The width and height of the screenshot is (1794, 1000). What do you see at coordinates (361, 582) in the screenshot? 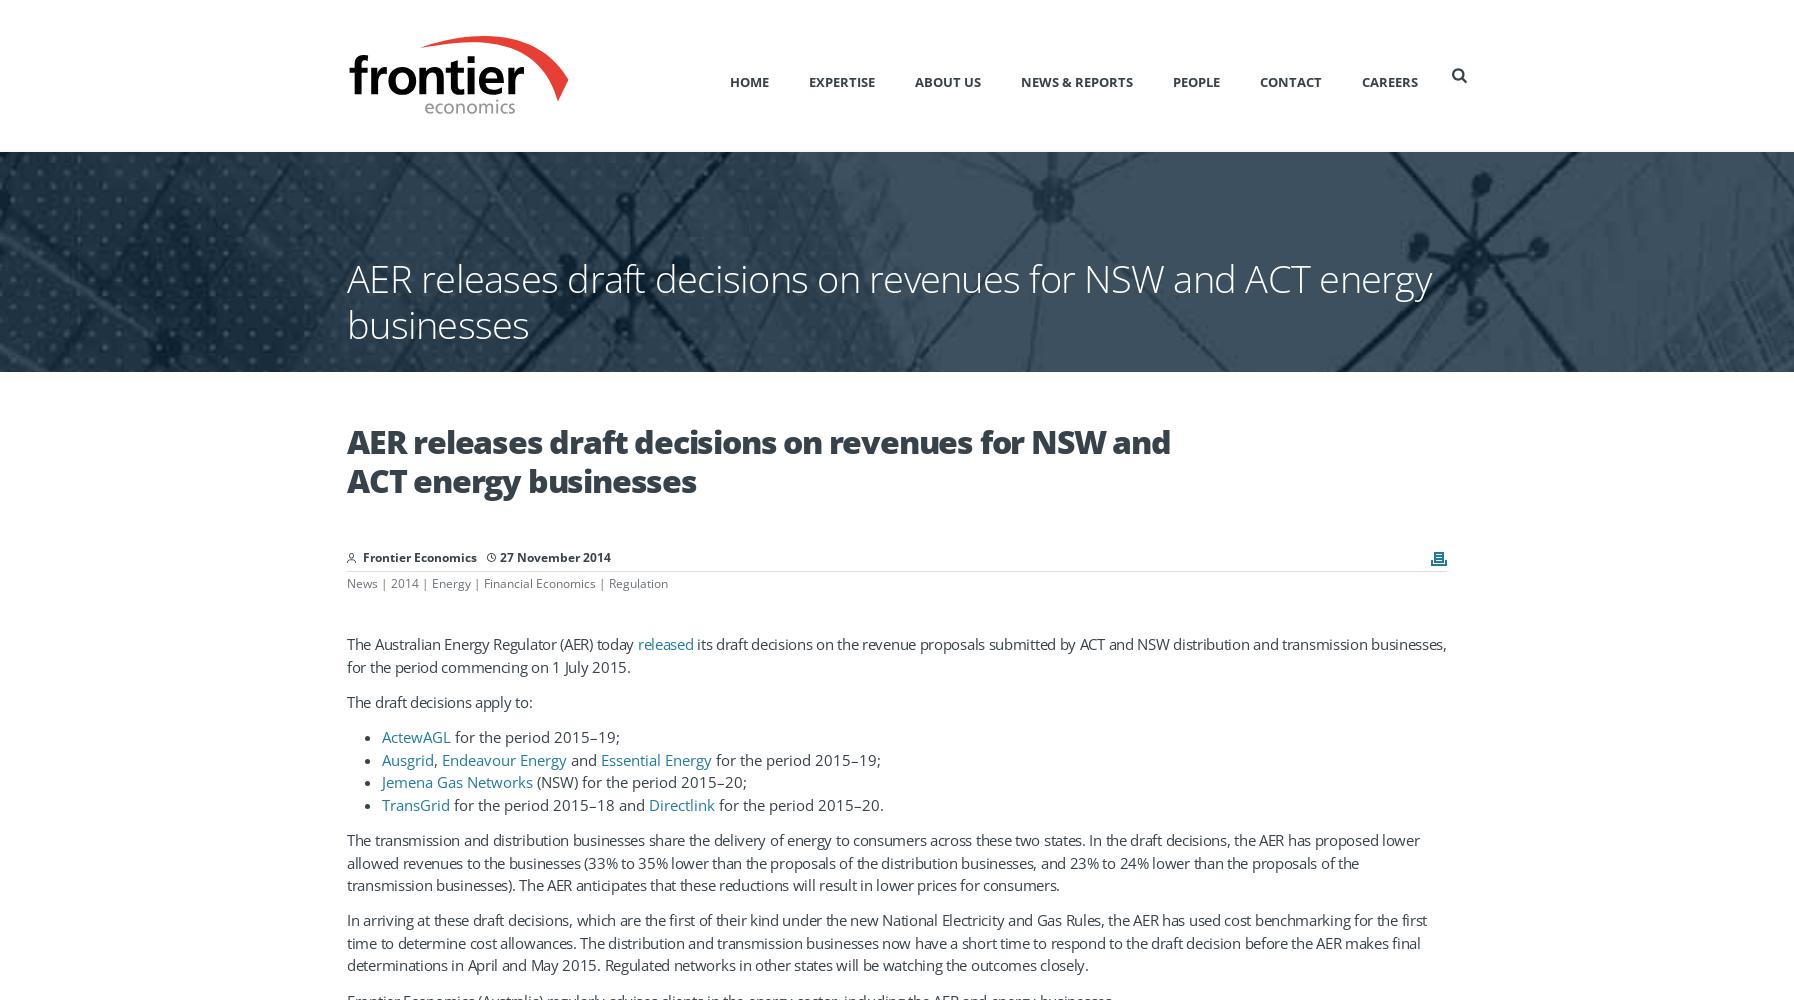
I see `'News'` at bounding box center [361, 582].